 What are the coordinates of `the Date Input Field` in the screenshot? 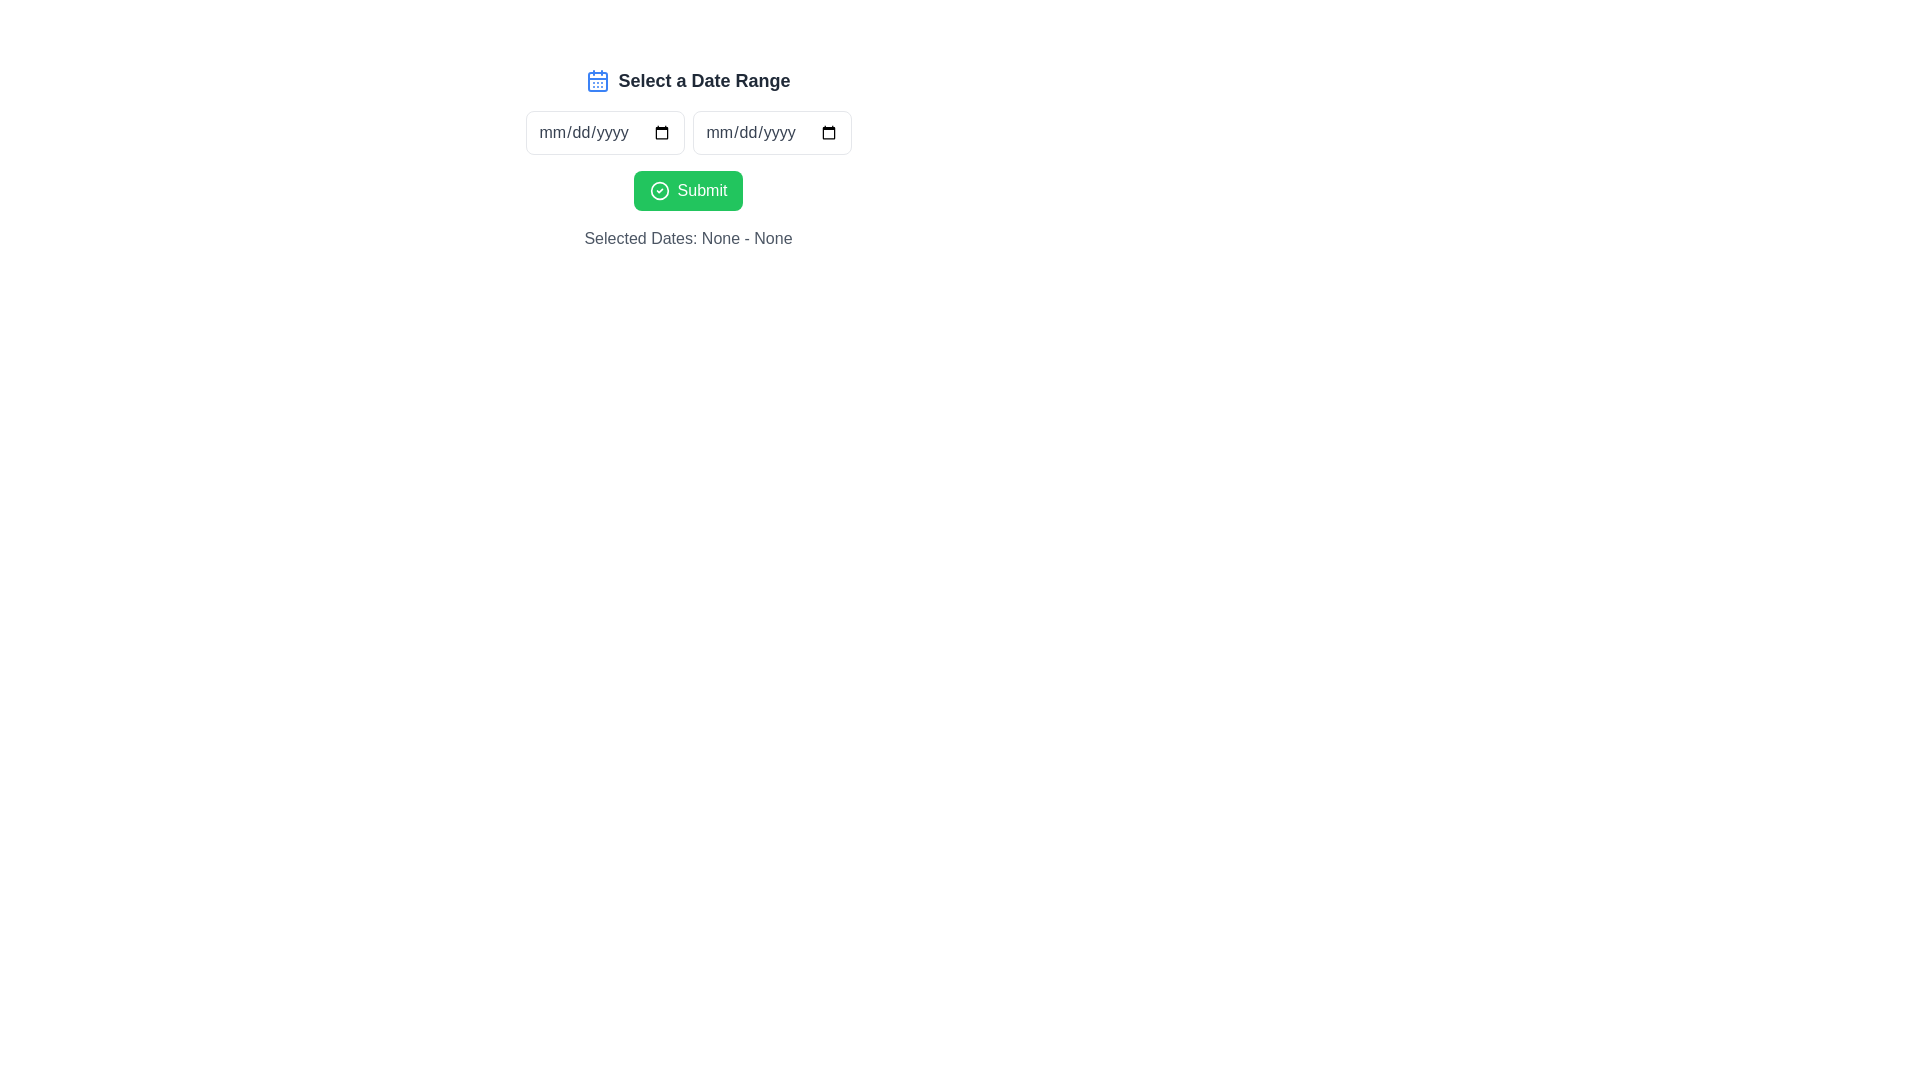 It's located at (603, 132).